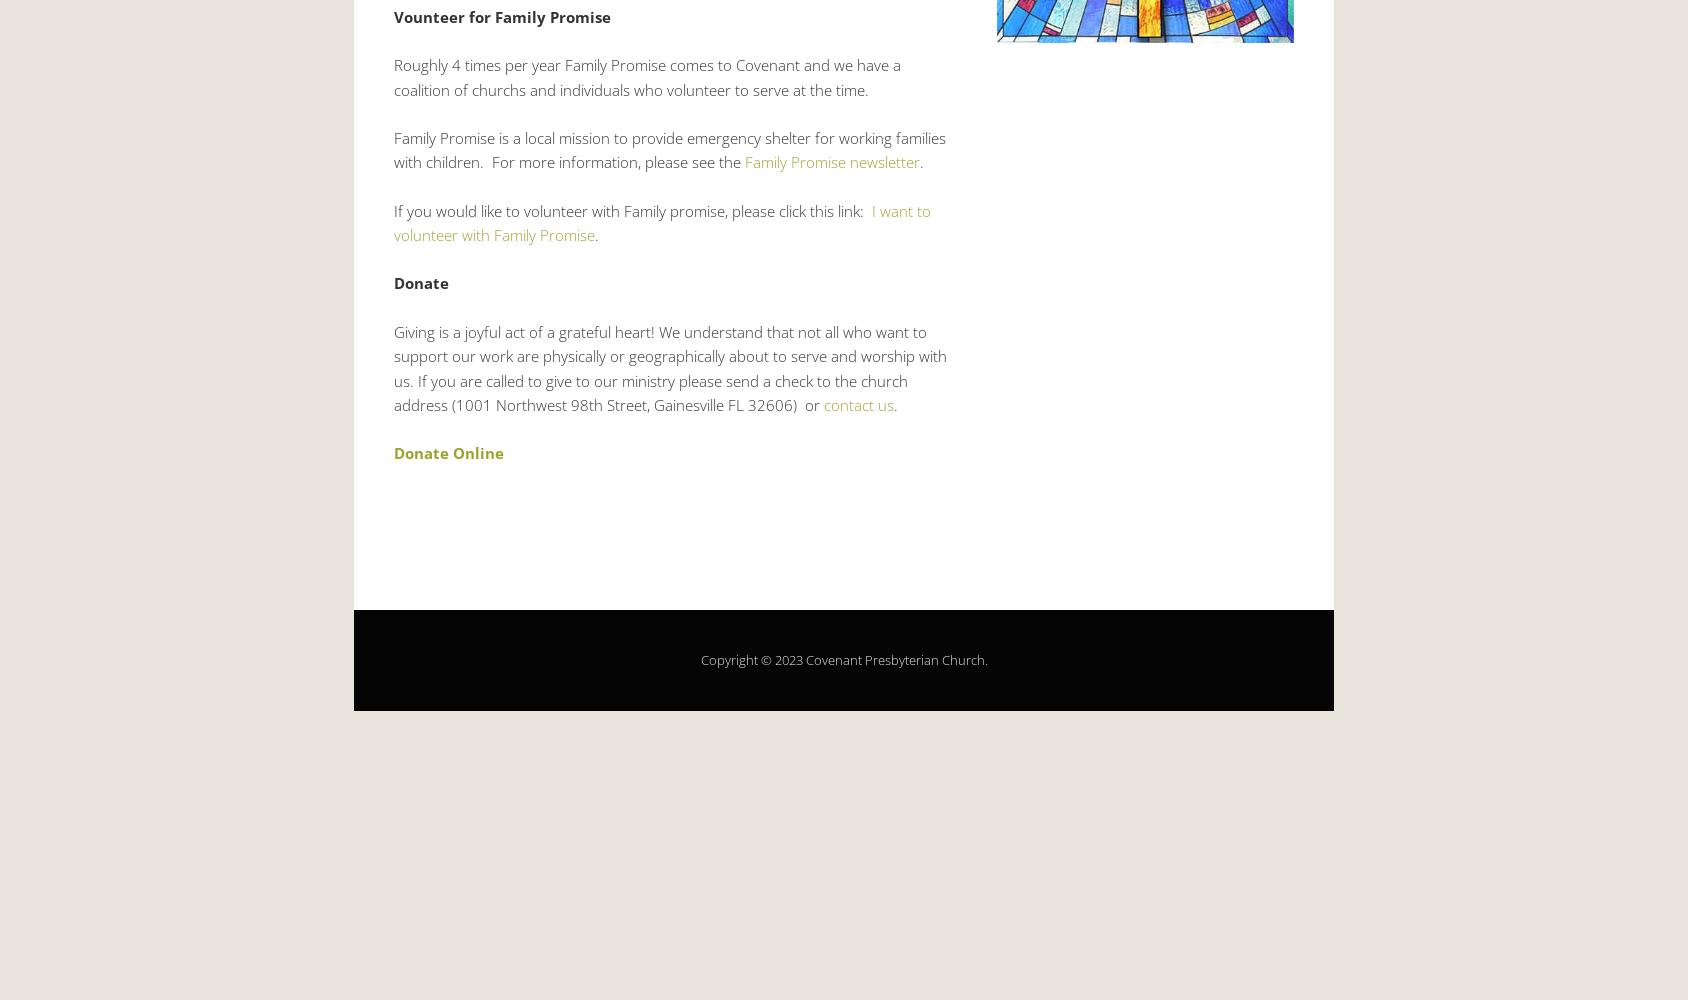  Describe the element at coordinates (633, 209) in the screenshot. I see `'If you would like to volunteer with Family promise, please click this link:'` at that location.